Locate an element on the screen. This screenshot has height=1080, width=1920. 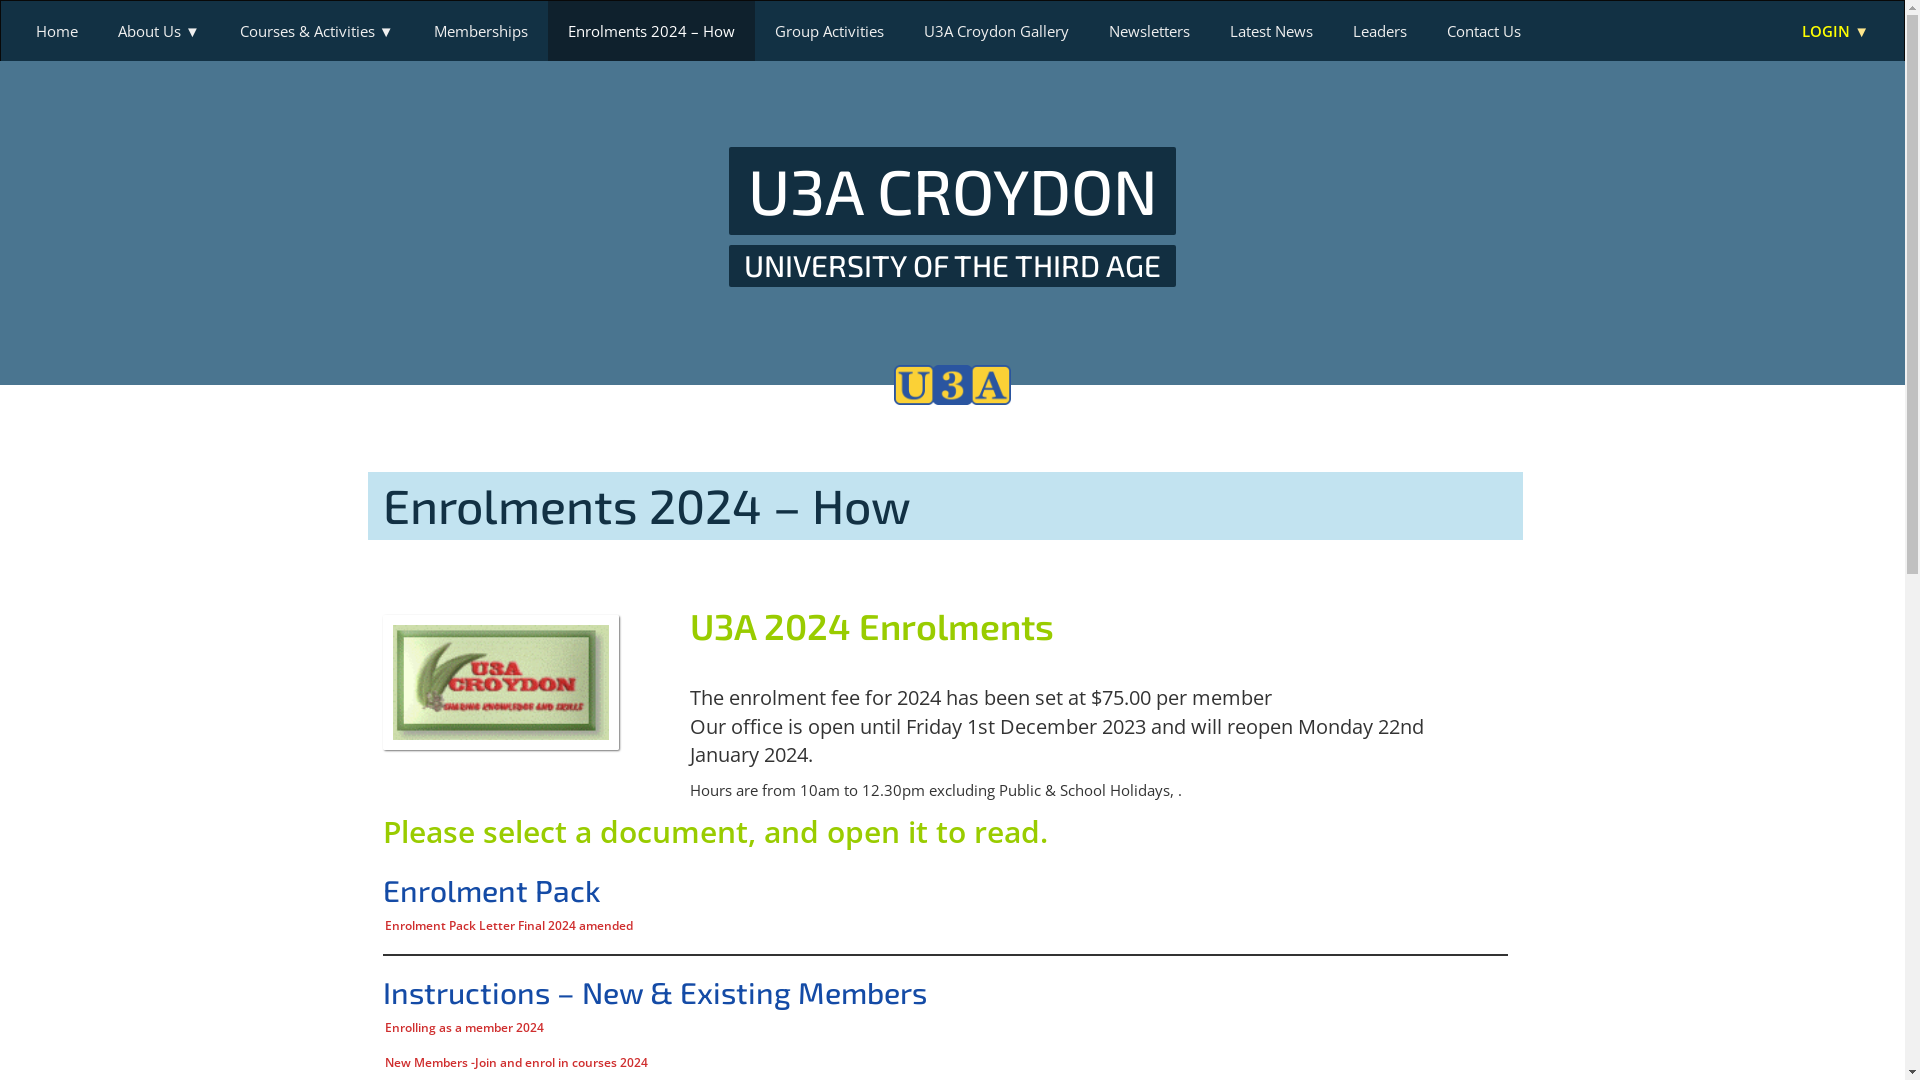
'U3A Croydon Gallery' is located at coordinates (996, 30).